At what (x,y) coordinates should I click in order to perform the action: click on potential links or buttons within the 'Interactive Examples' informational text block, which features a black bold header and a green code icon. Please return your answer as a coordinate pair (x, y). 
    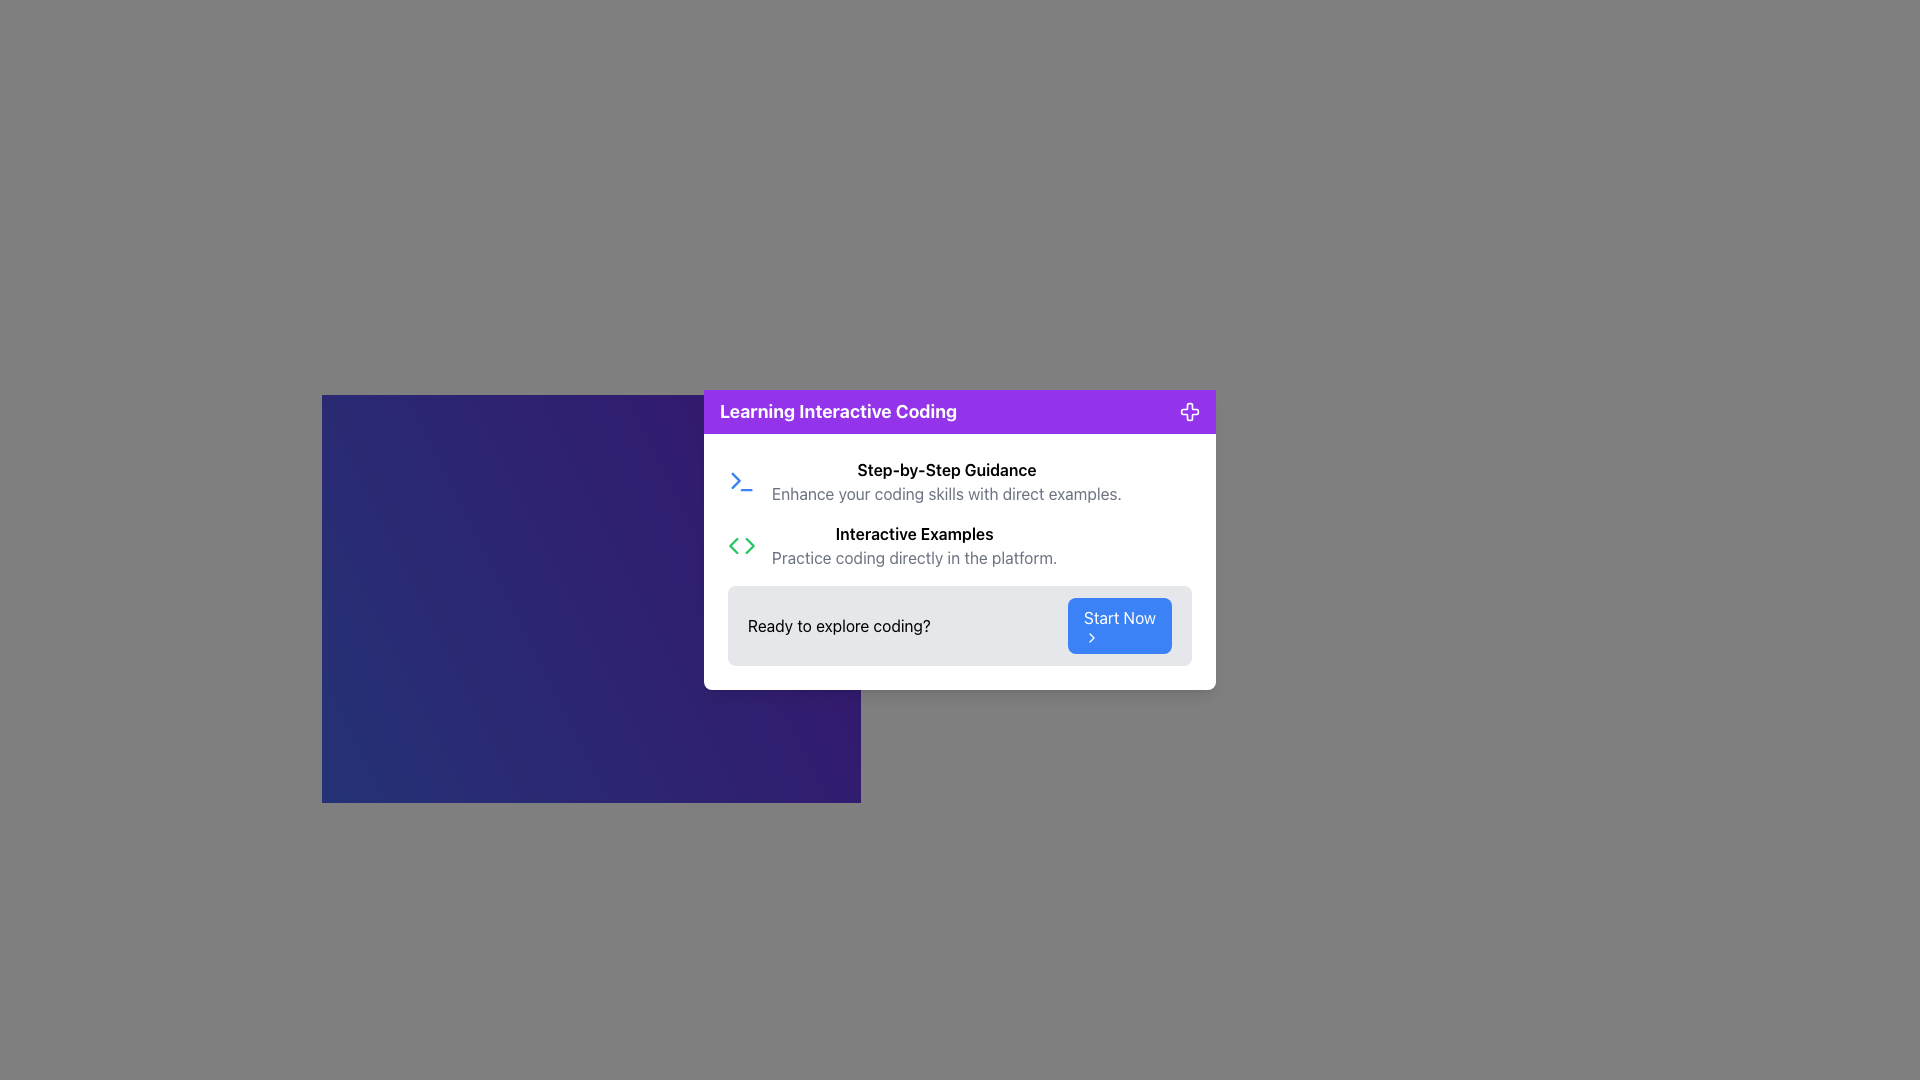
    Looking at the image, I should click on (960, 546).